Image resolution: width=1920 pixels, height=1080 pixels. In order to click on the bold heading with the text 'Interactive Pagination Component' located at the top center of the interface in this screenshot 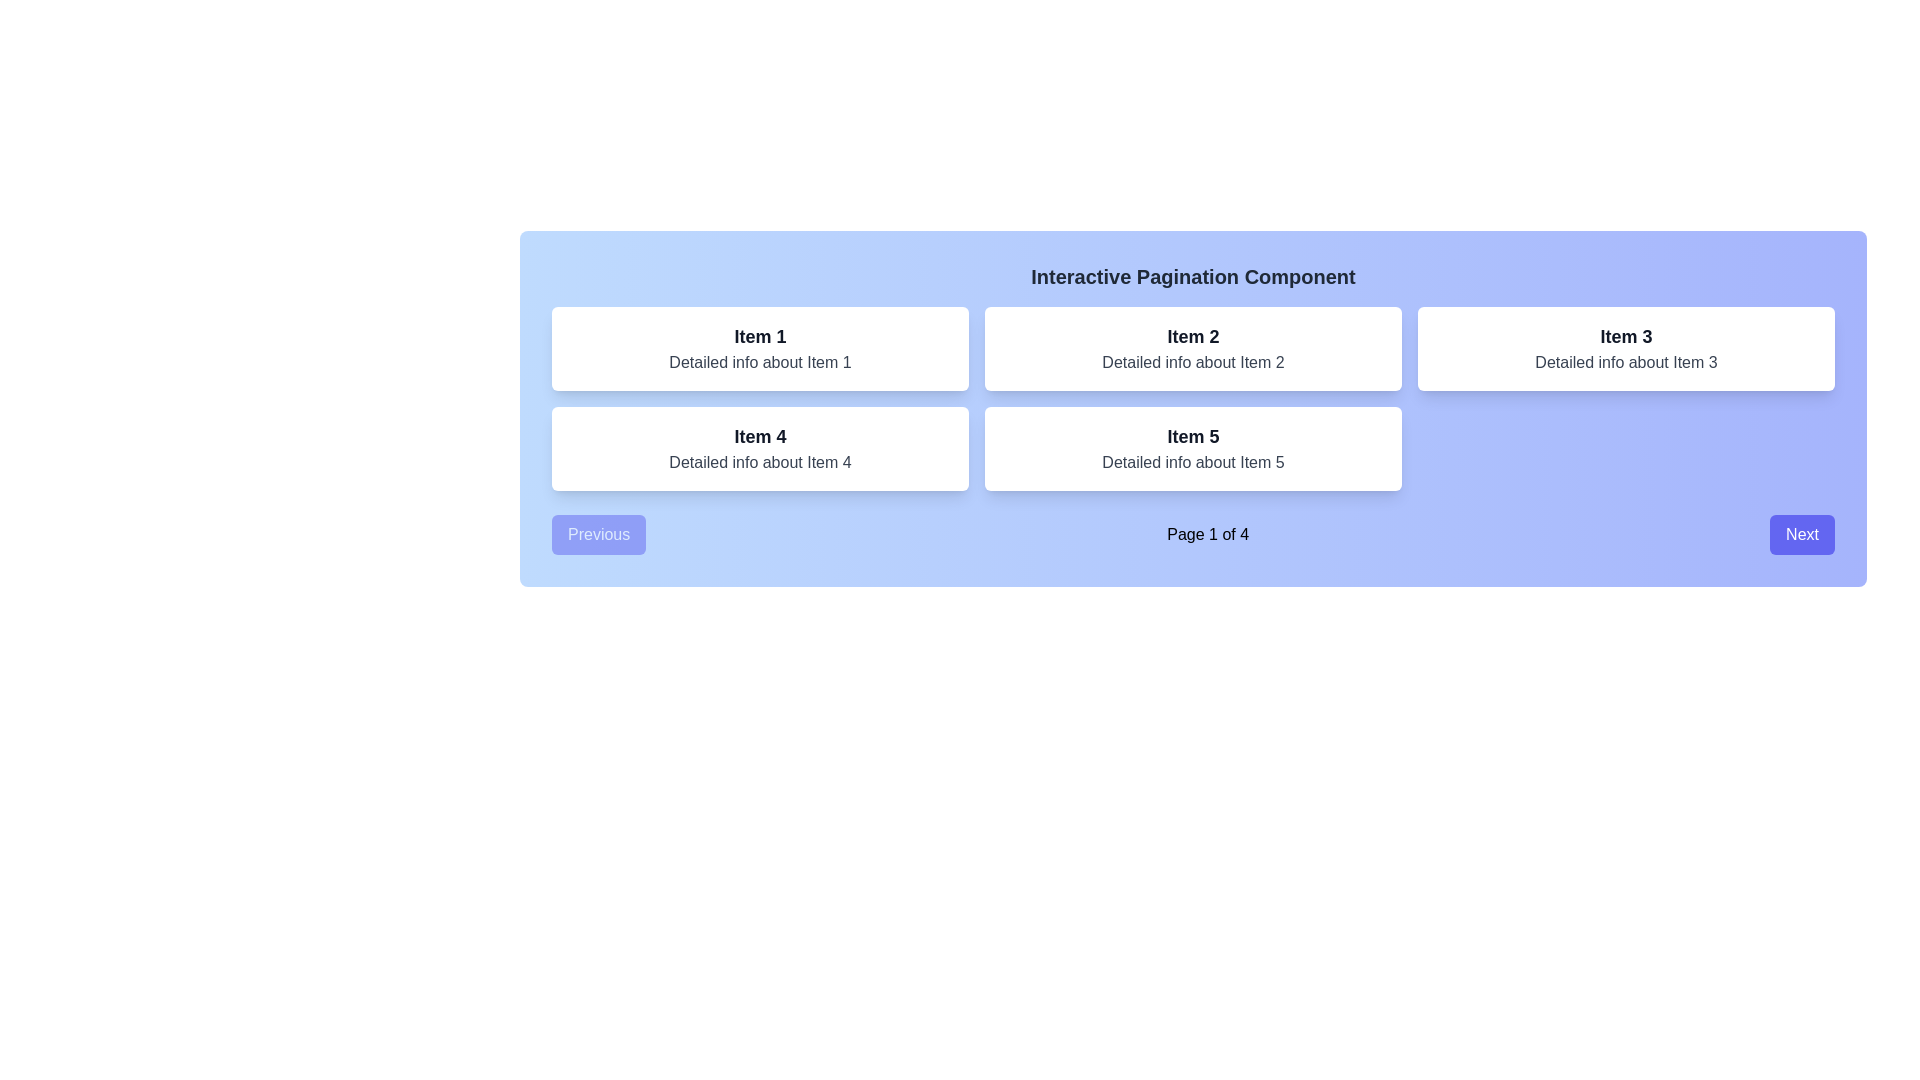, I will do `click(1193, 277)`.